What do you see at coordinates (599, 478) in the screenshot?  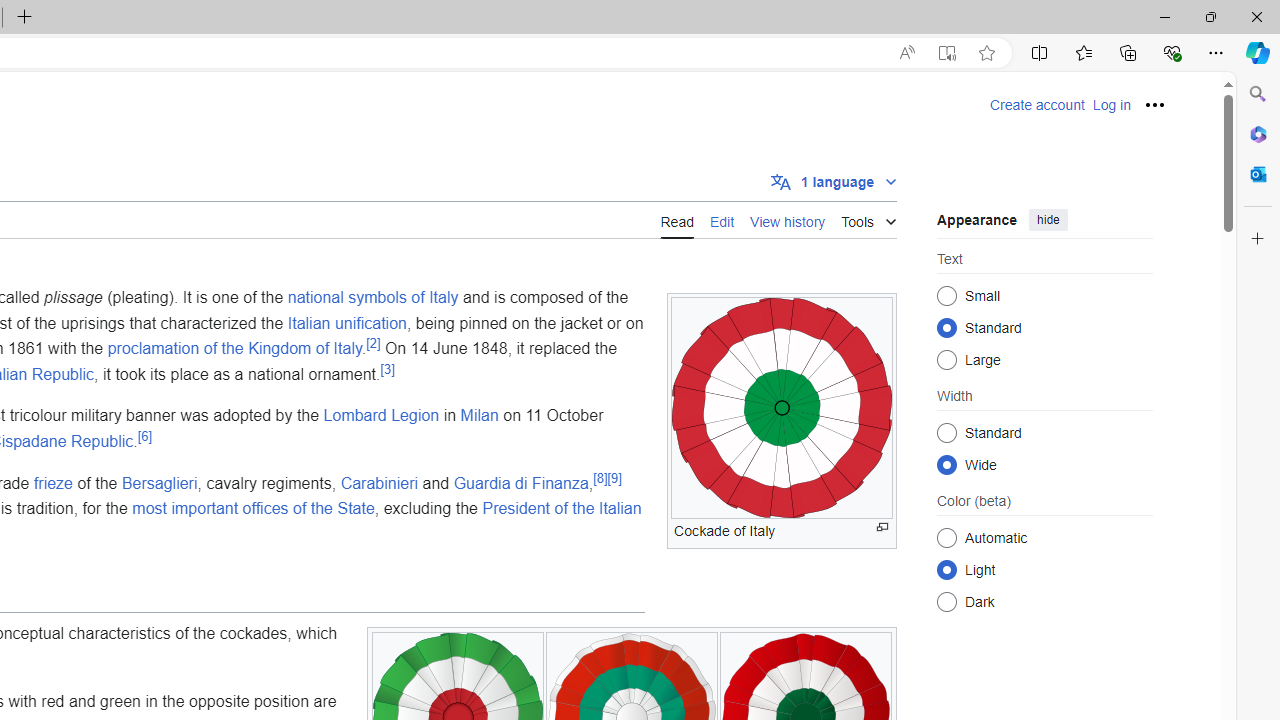 I see `'[8]'` at bounding box center [599, 478].